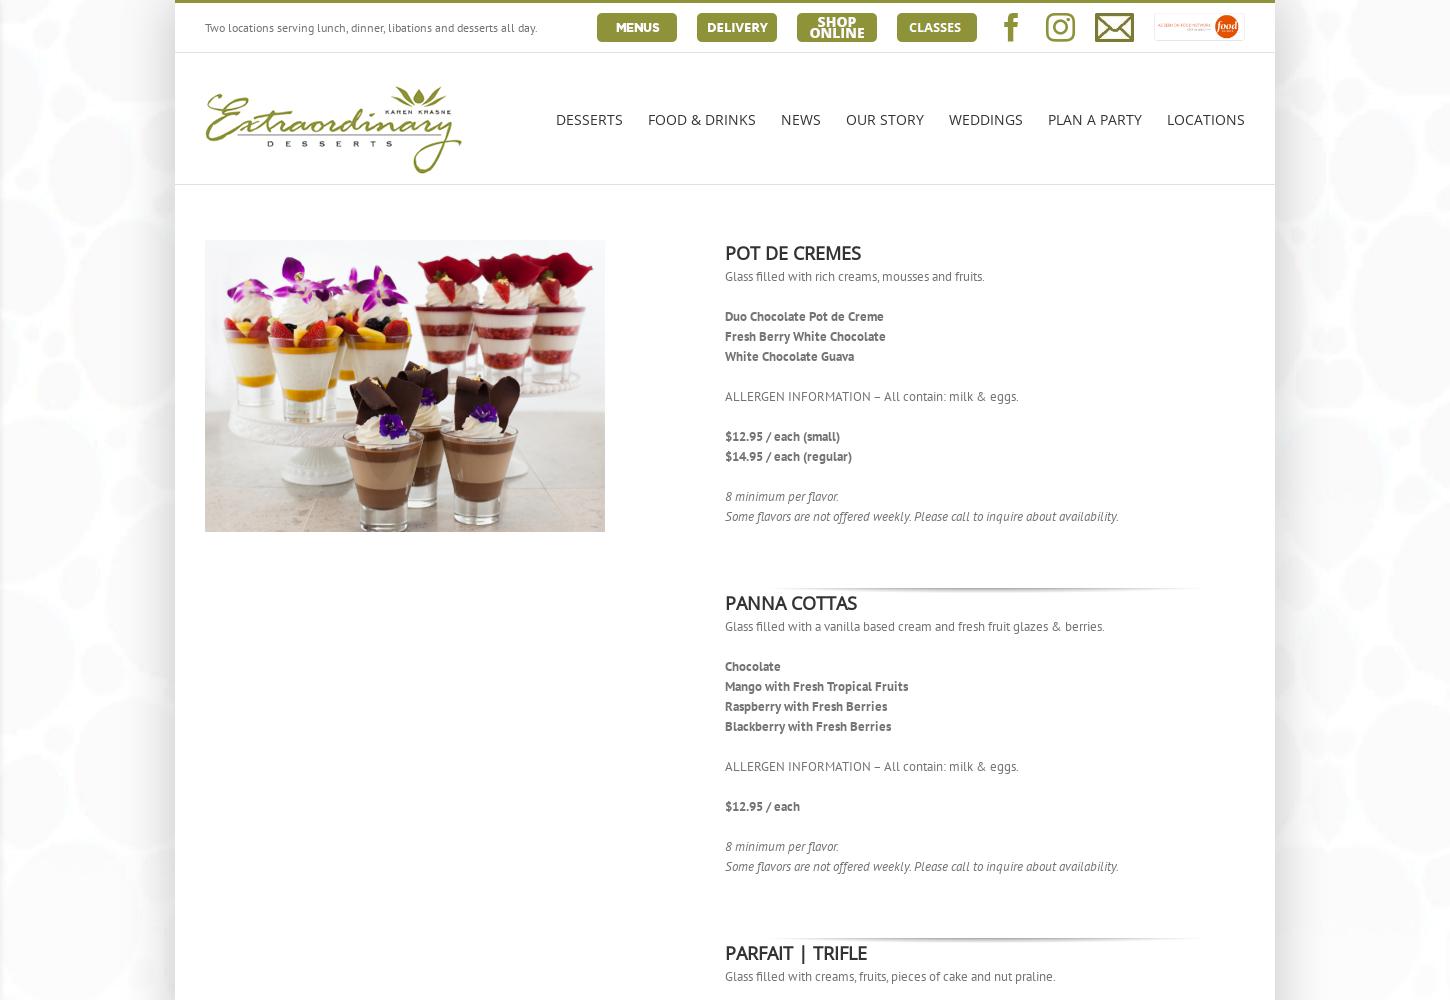 This screenshot has width=1450, height=1000. What do you see at coordinates (1121, 342) in the screenshot?
I see `'BOOK YOUR EVENT'` at bounding box center [1121, 342].